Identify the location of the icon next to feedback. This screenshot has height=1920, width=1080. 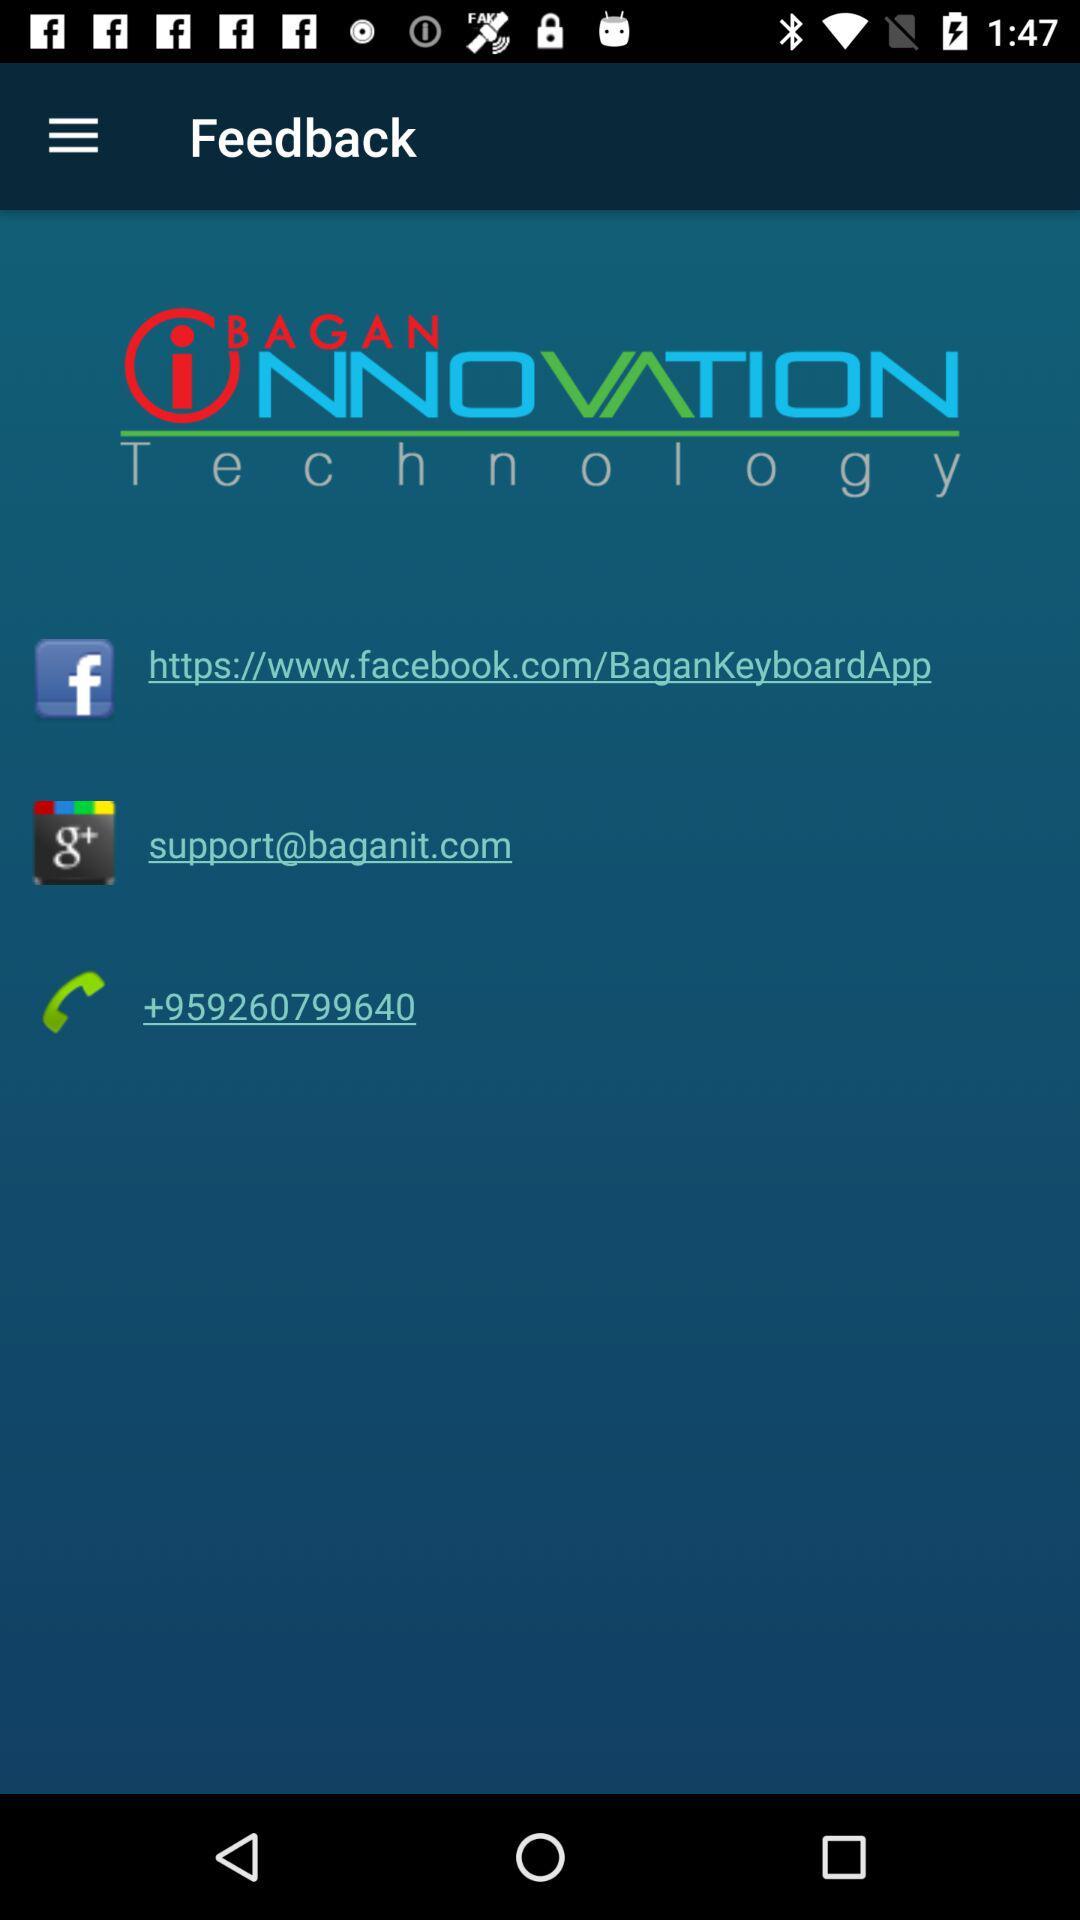
(72, 135).